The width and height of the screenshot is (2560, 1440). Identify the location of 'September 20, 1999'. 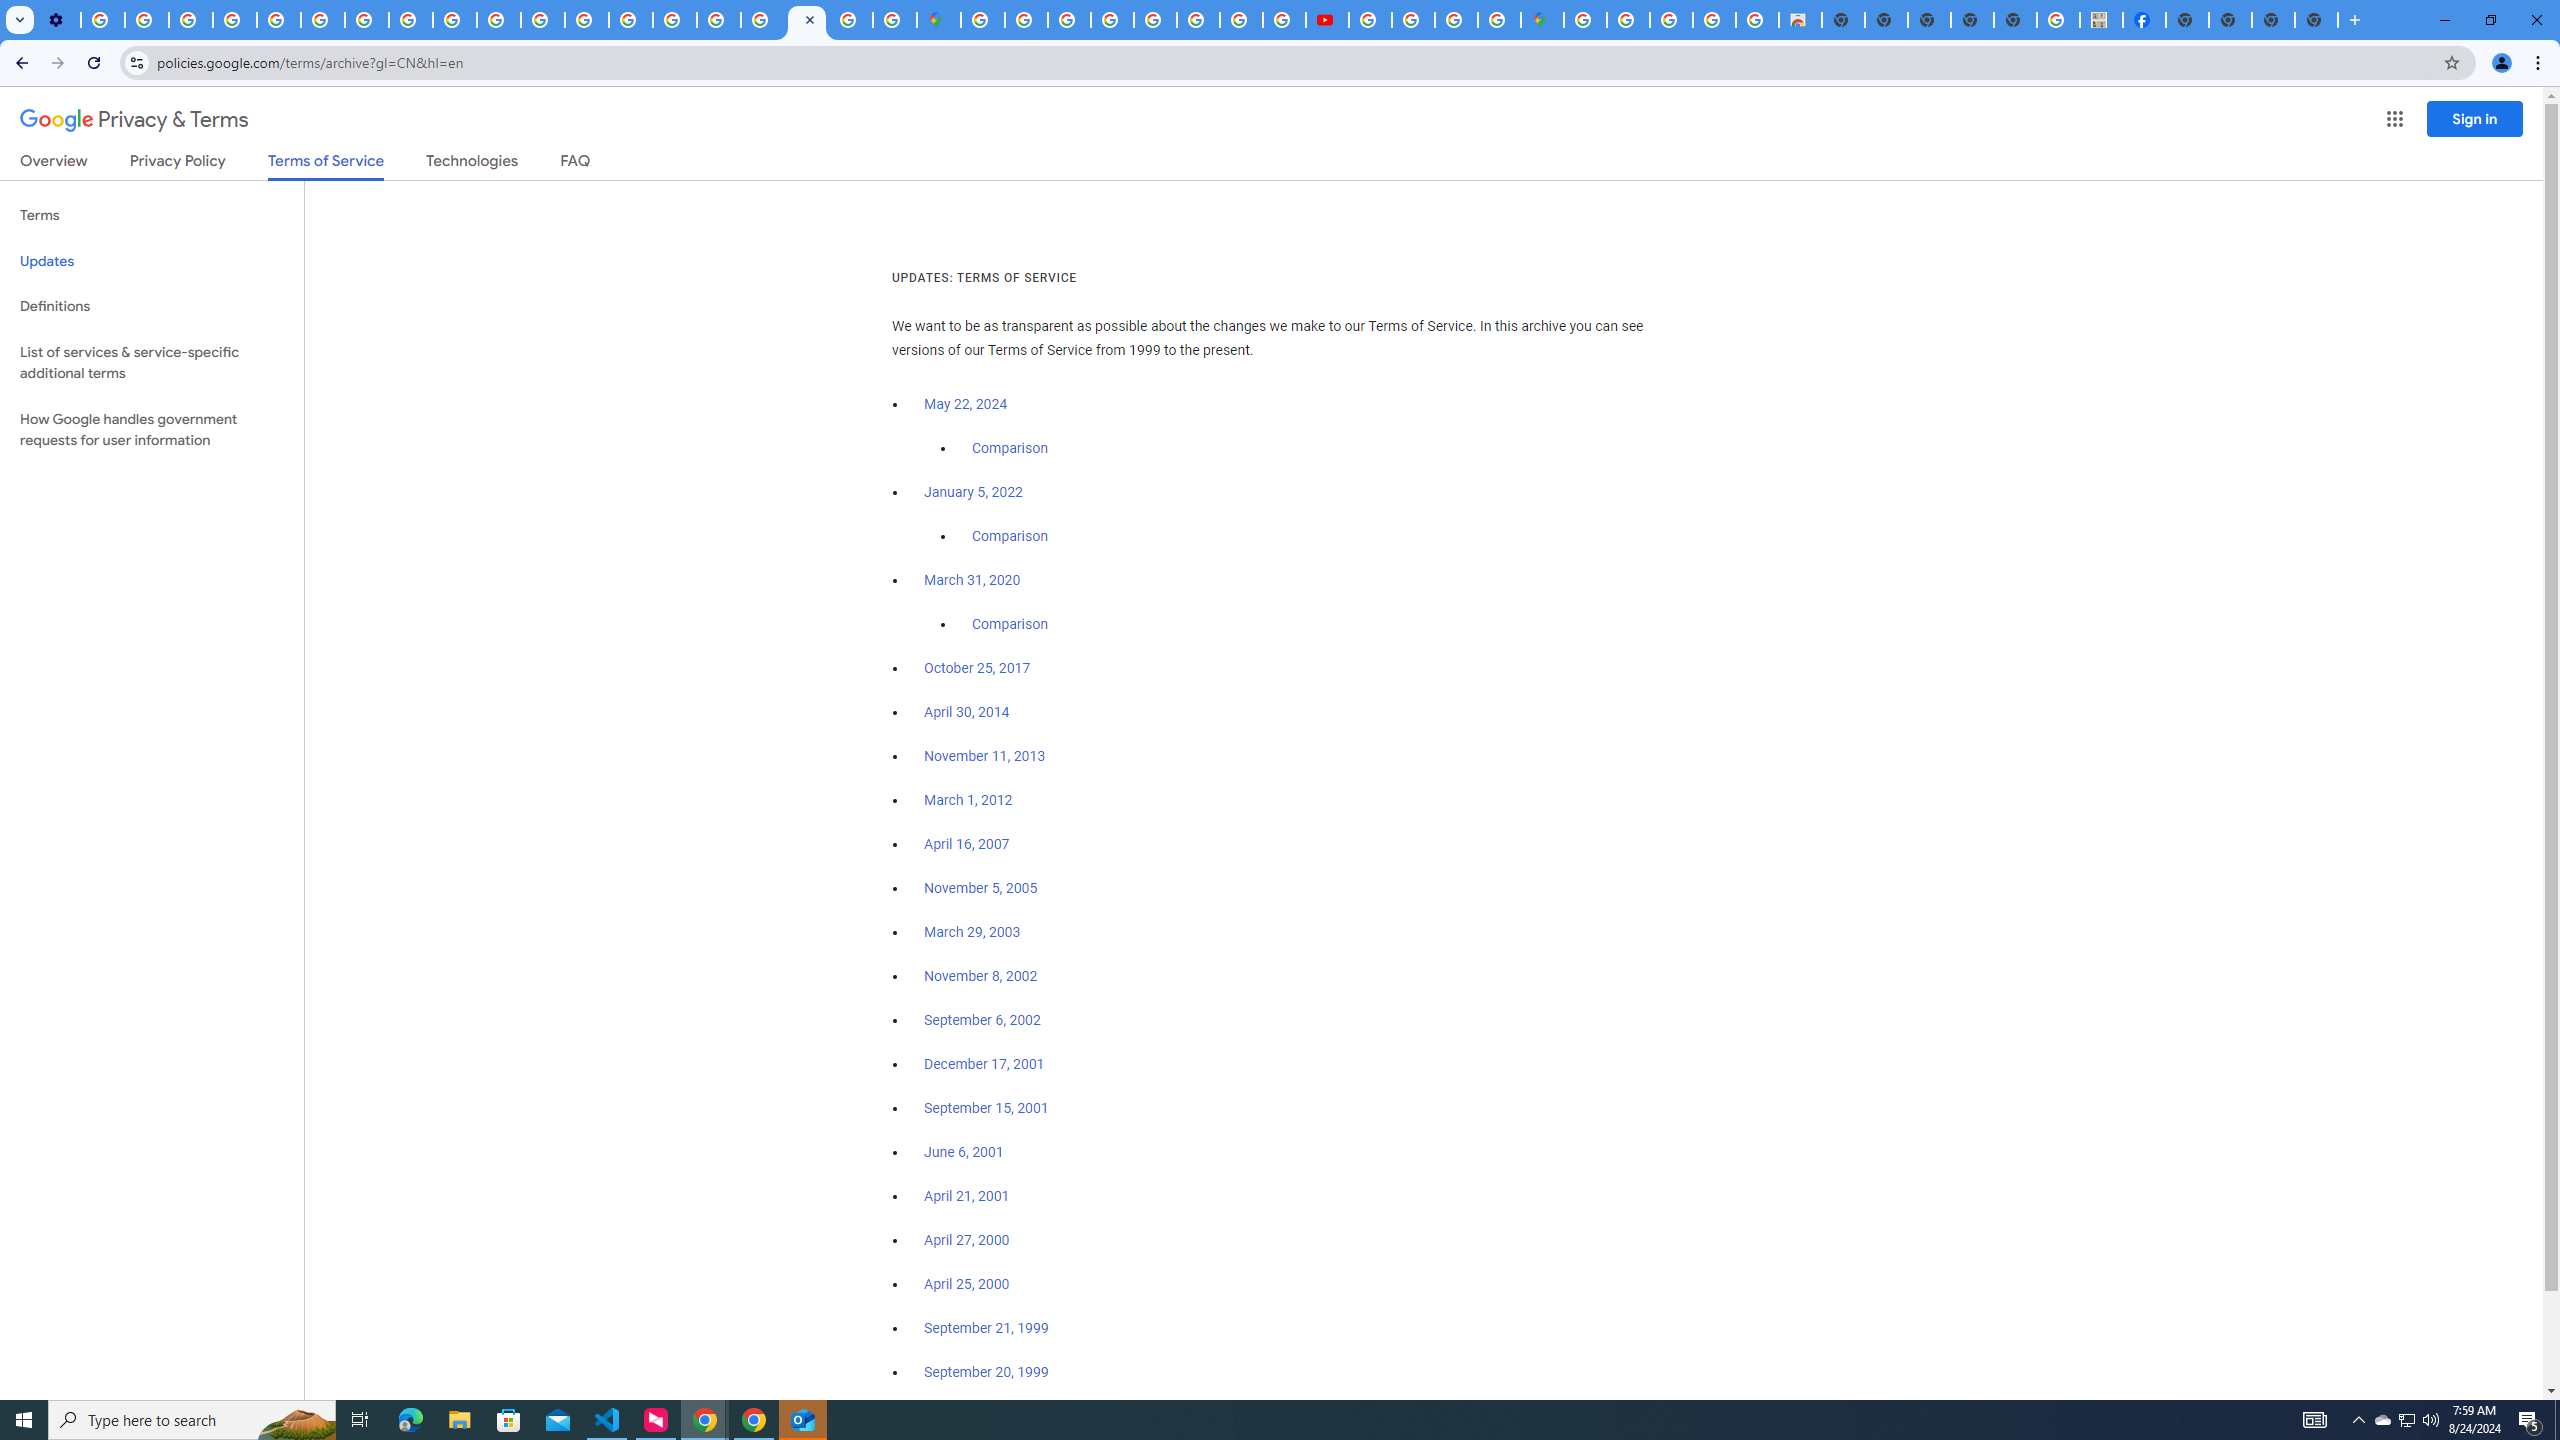
(986, 1371).